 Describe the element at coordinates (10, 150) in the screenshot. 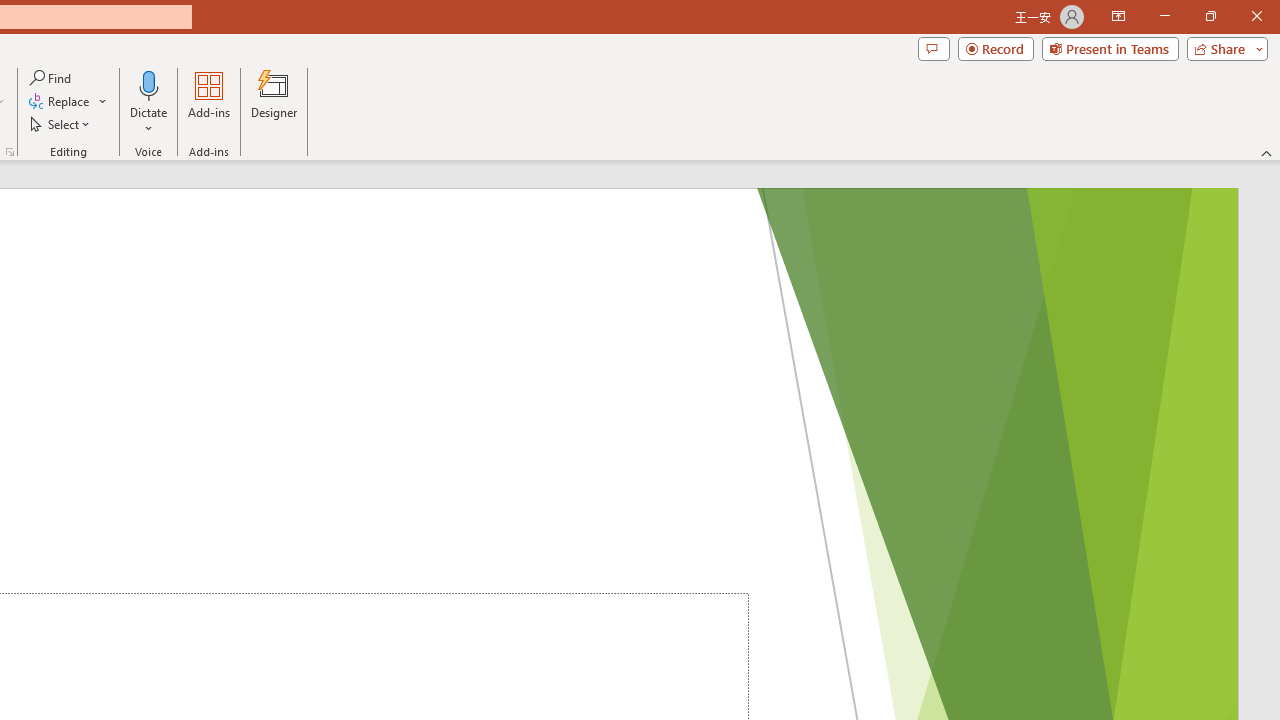

I see `'Format Object...'` at that location.